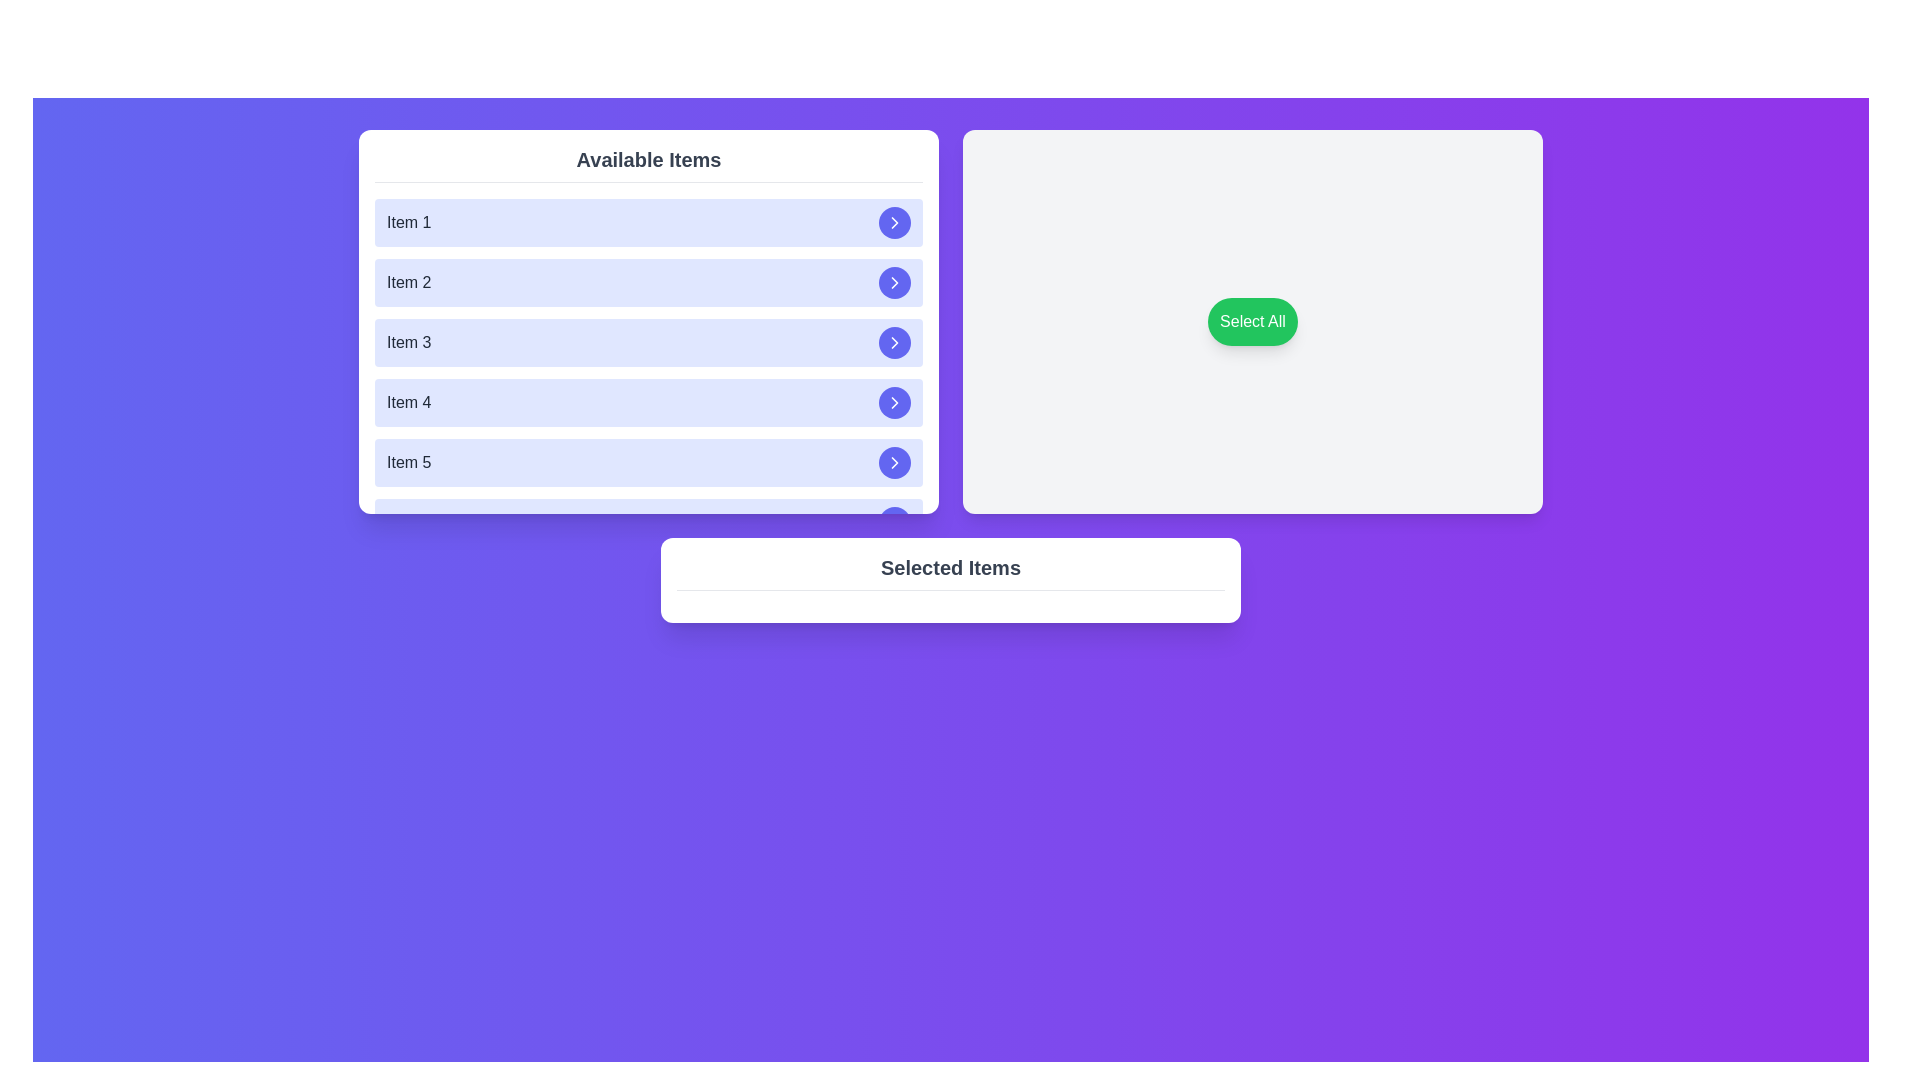  What do you see at coordinates (893, 522) in the screenshot?
I see `the circular indigo button with a right-facing chevron icon located at the far-right end of the 'Item 6' row` at bounding box center [893, 522].